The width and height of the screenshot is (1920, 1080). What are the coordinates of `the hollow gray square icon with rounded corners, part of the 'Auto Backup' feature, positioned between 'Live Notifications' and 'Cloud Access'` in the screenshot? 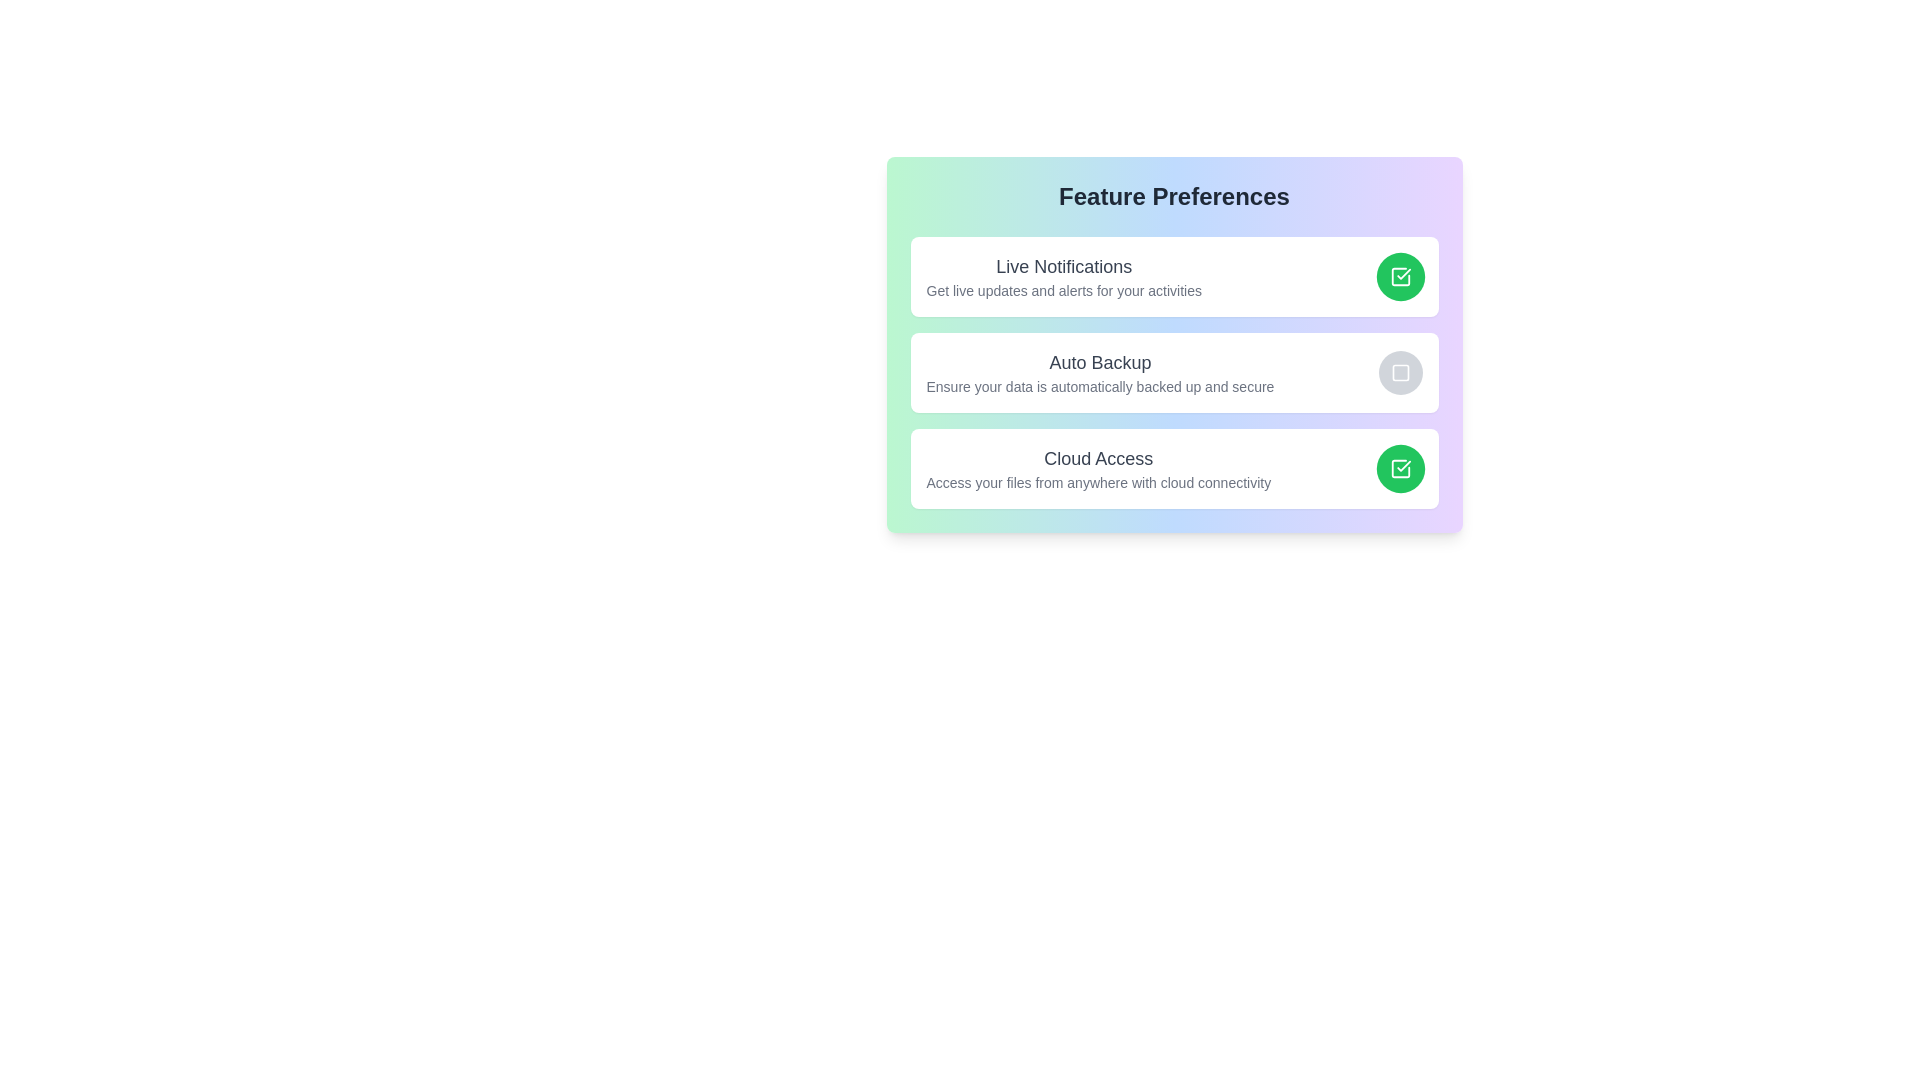 It's located at (1399, 373).